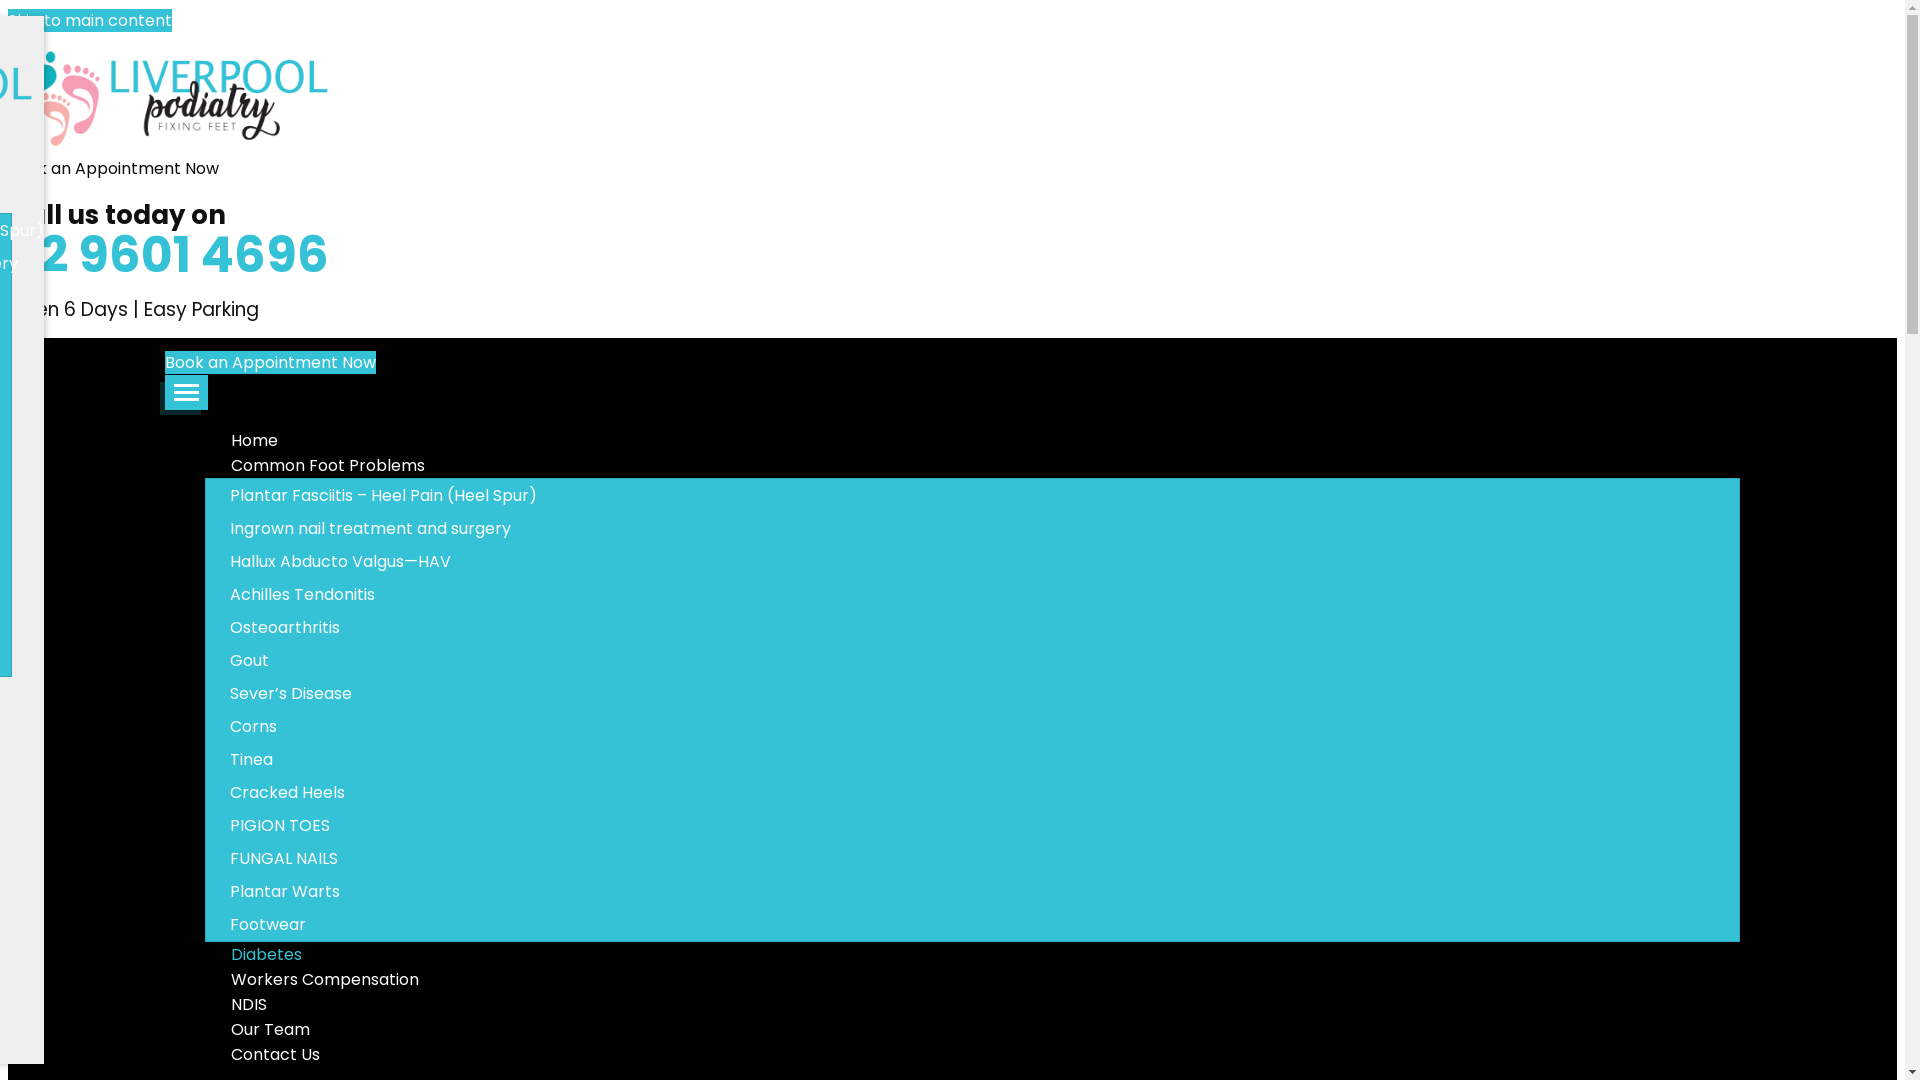 The width and height of the screenshot is (1920, 1080). What do you see at coordinates (264, 953) in the screenshot?
I see `'Diabetes'` at bounding box center [264, 953].